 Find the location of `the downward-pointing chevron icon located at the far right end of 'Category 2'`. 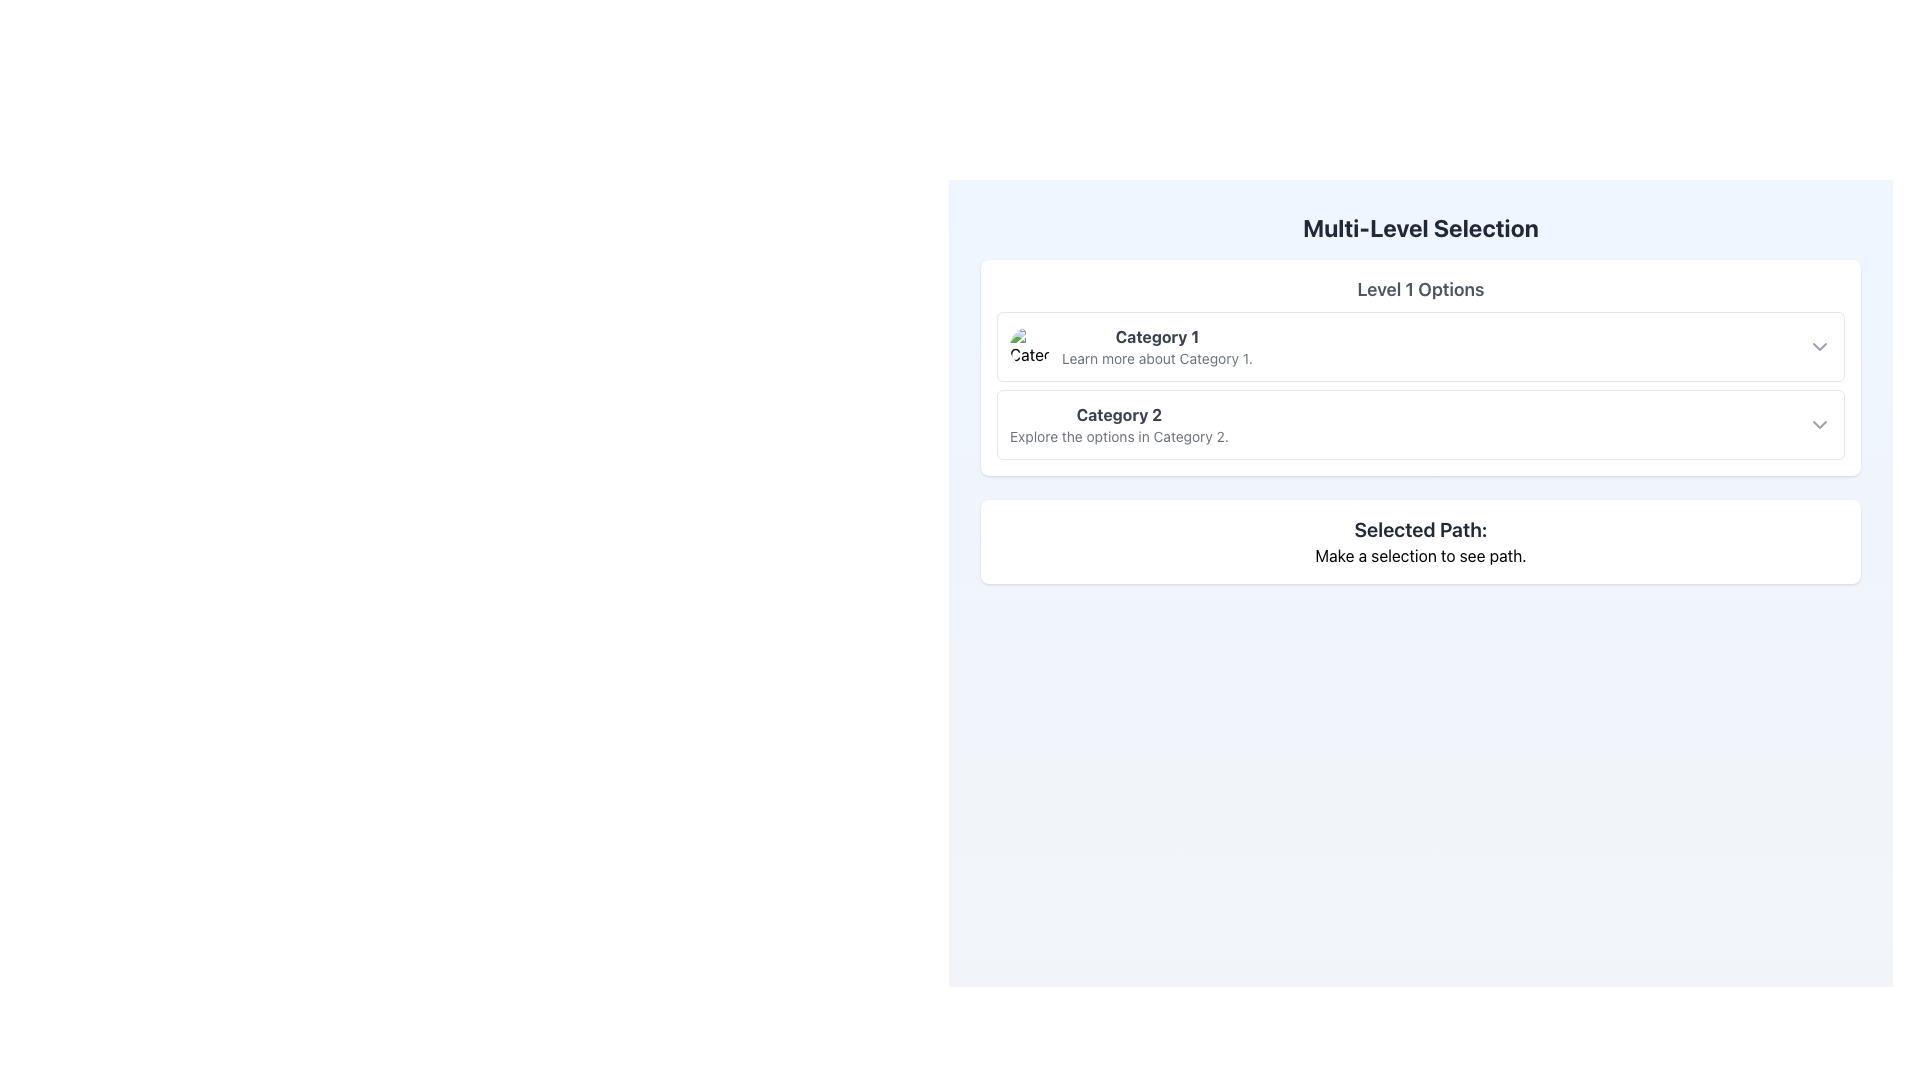

the downward-pointing chevron icon located at the far right end of 'Category 2' is located at coordinates (1819, 423).